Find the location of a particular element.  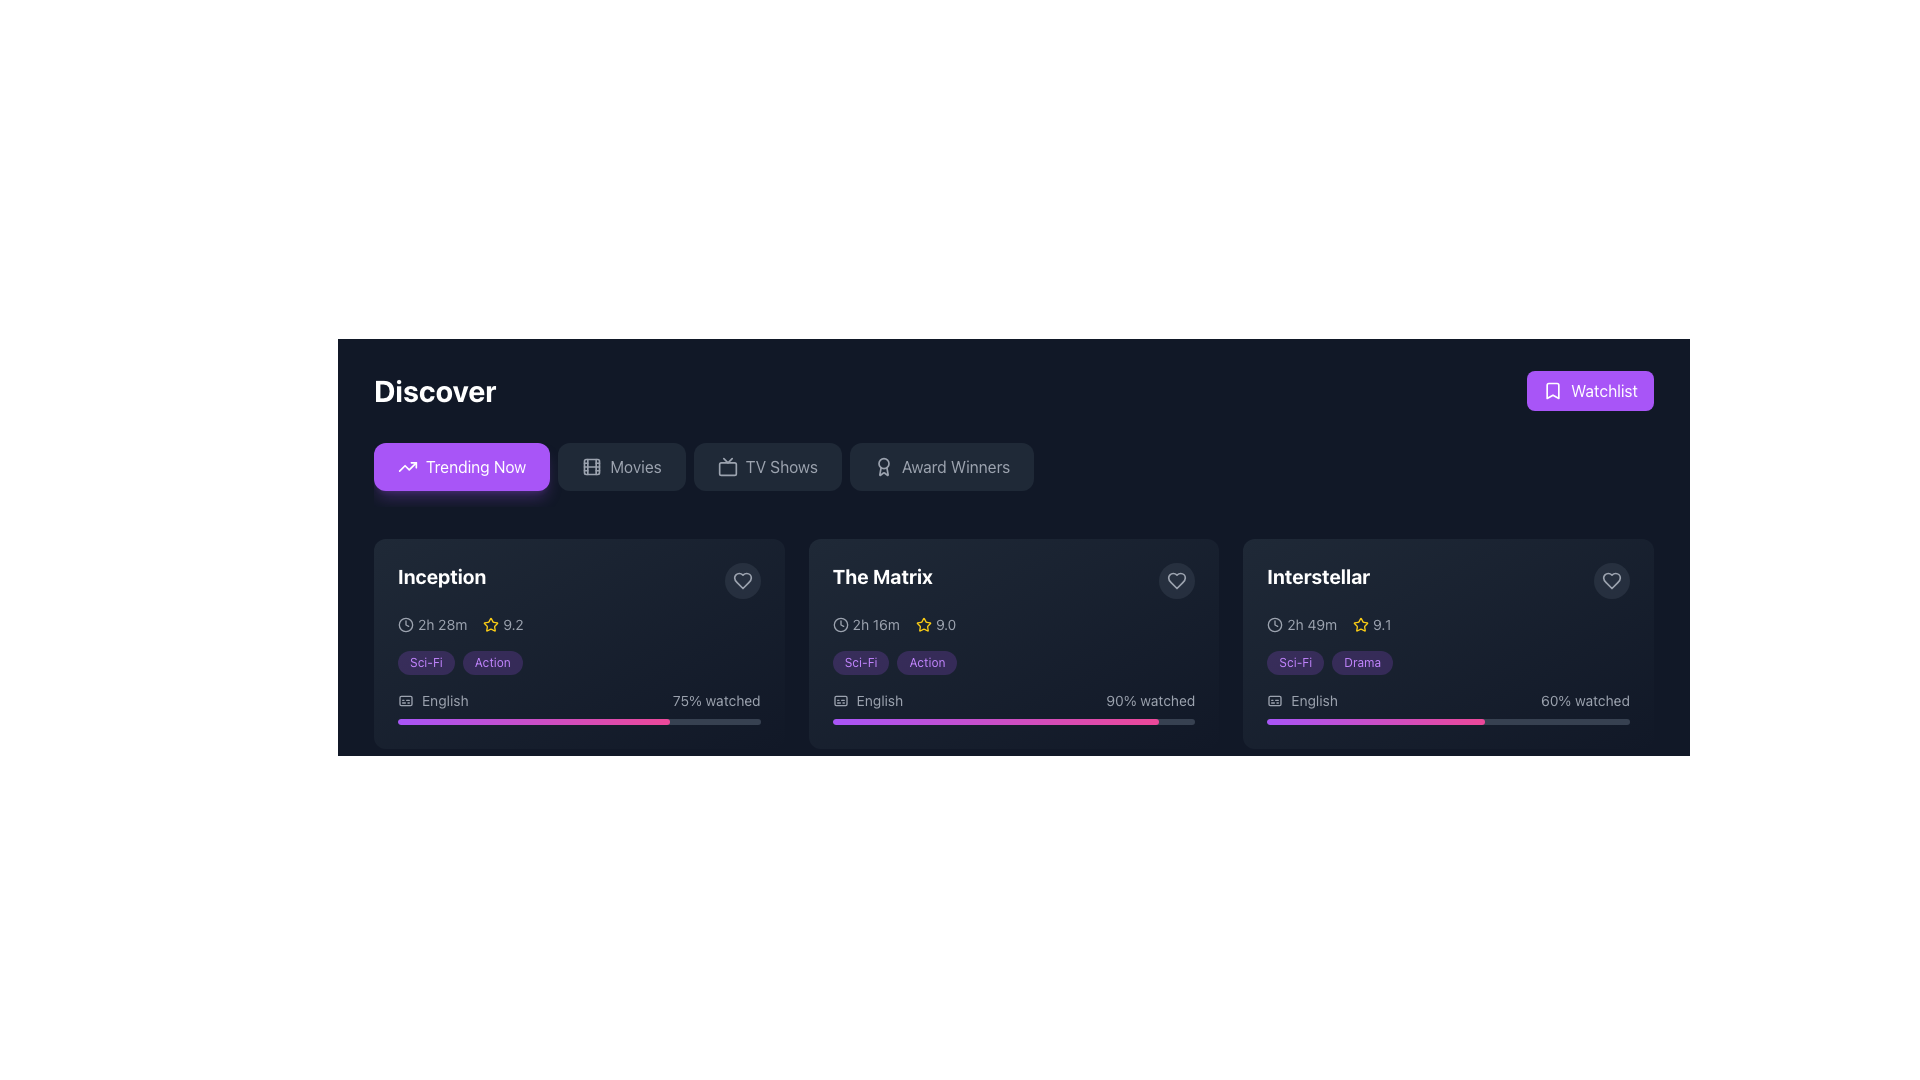

the favorite toggle button located in the top-right corner of the card labeled 'The Matrix' to observe the state change is located at coordinates (1177, 581).